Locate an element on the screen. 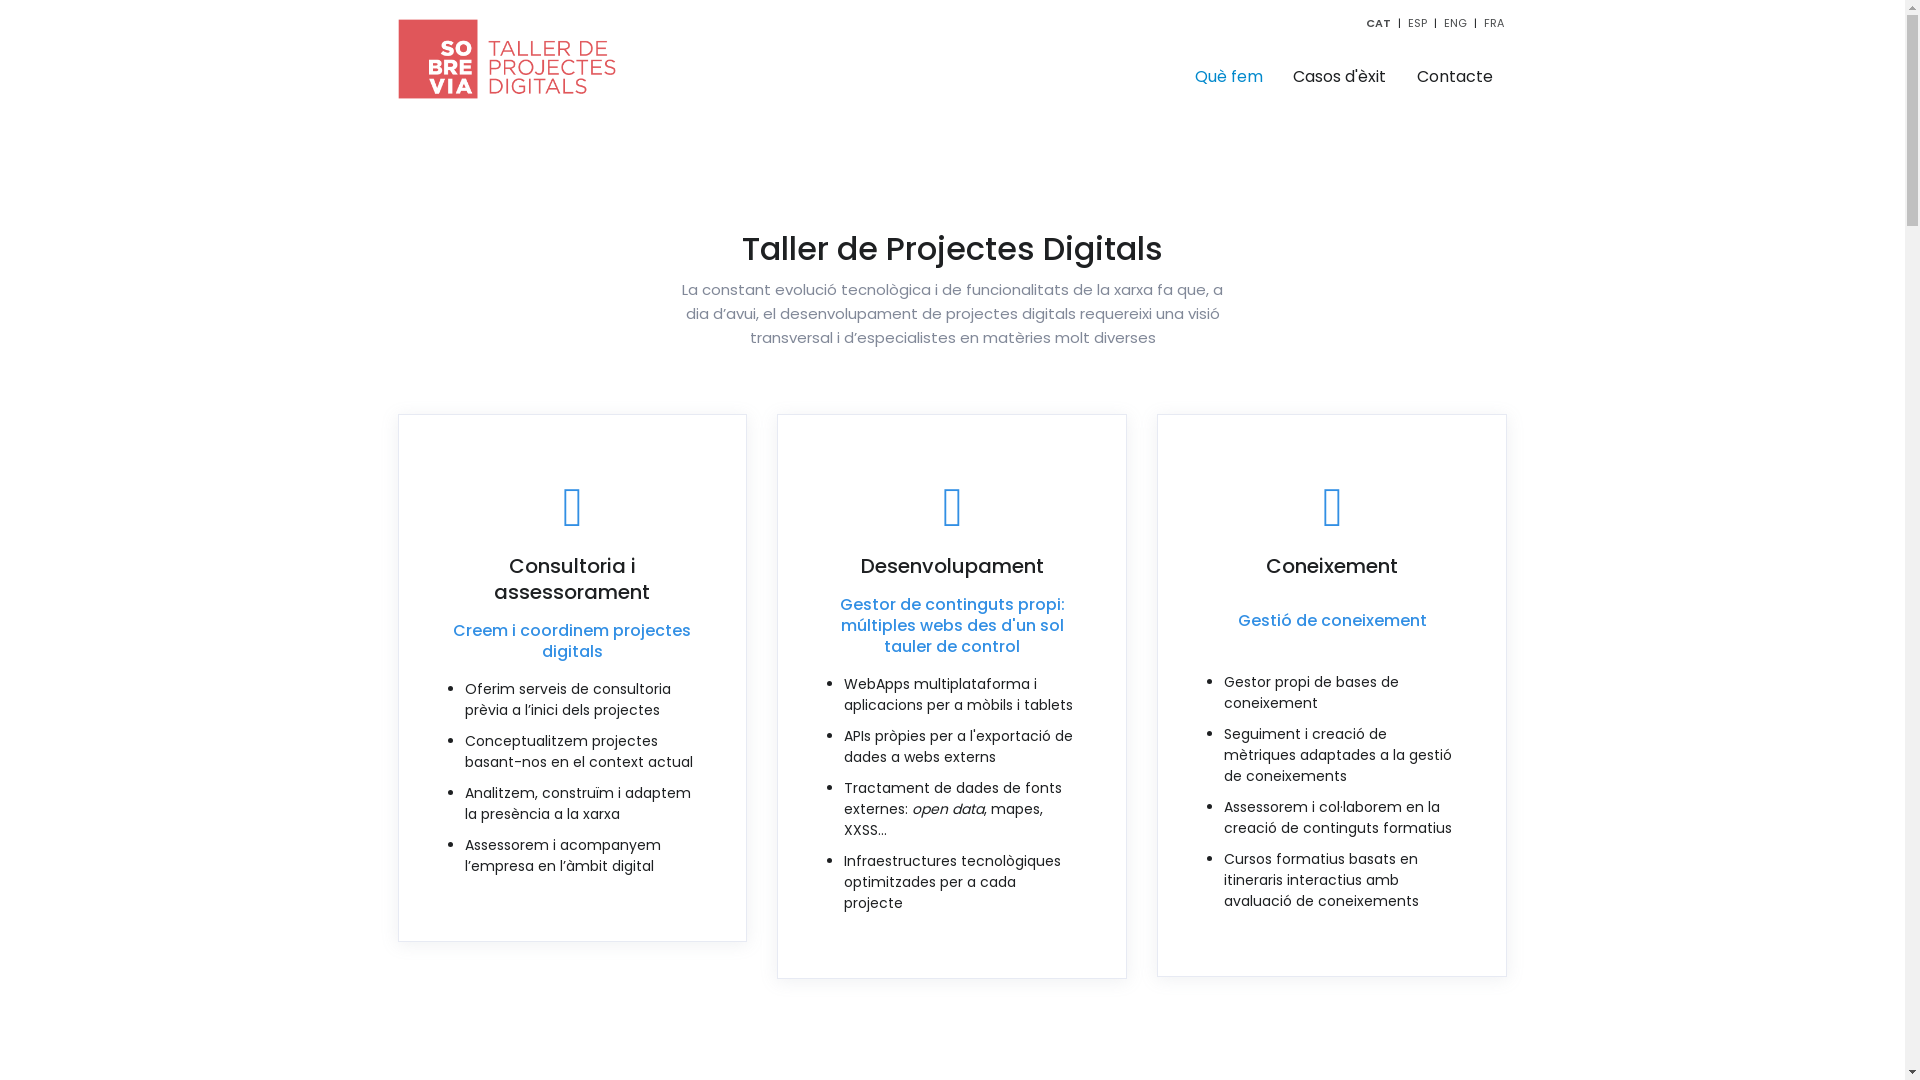  'ENG' is located at coordinates (1455, 23).